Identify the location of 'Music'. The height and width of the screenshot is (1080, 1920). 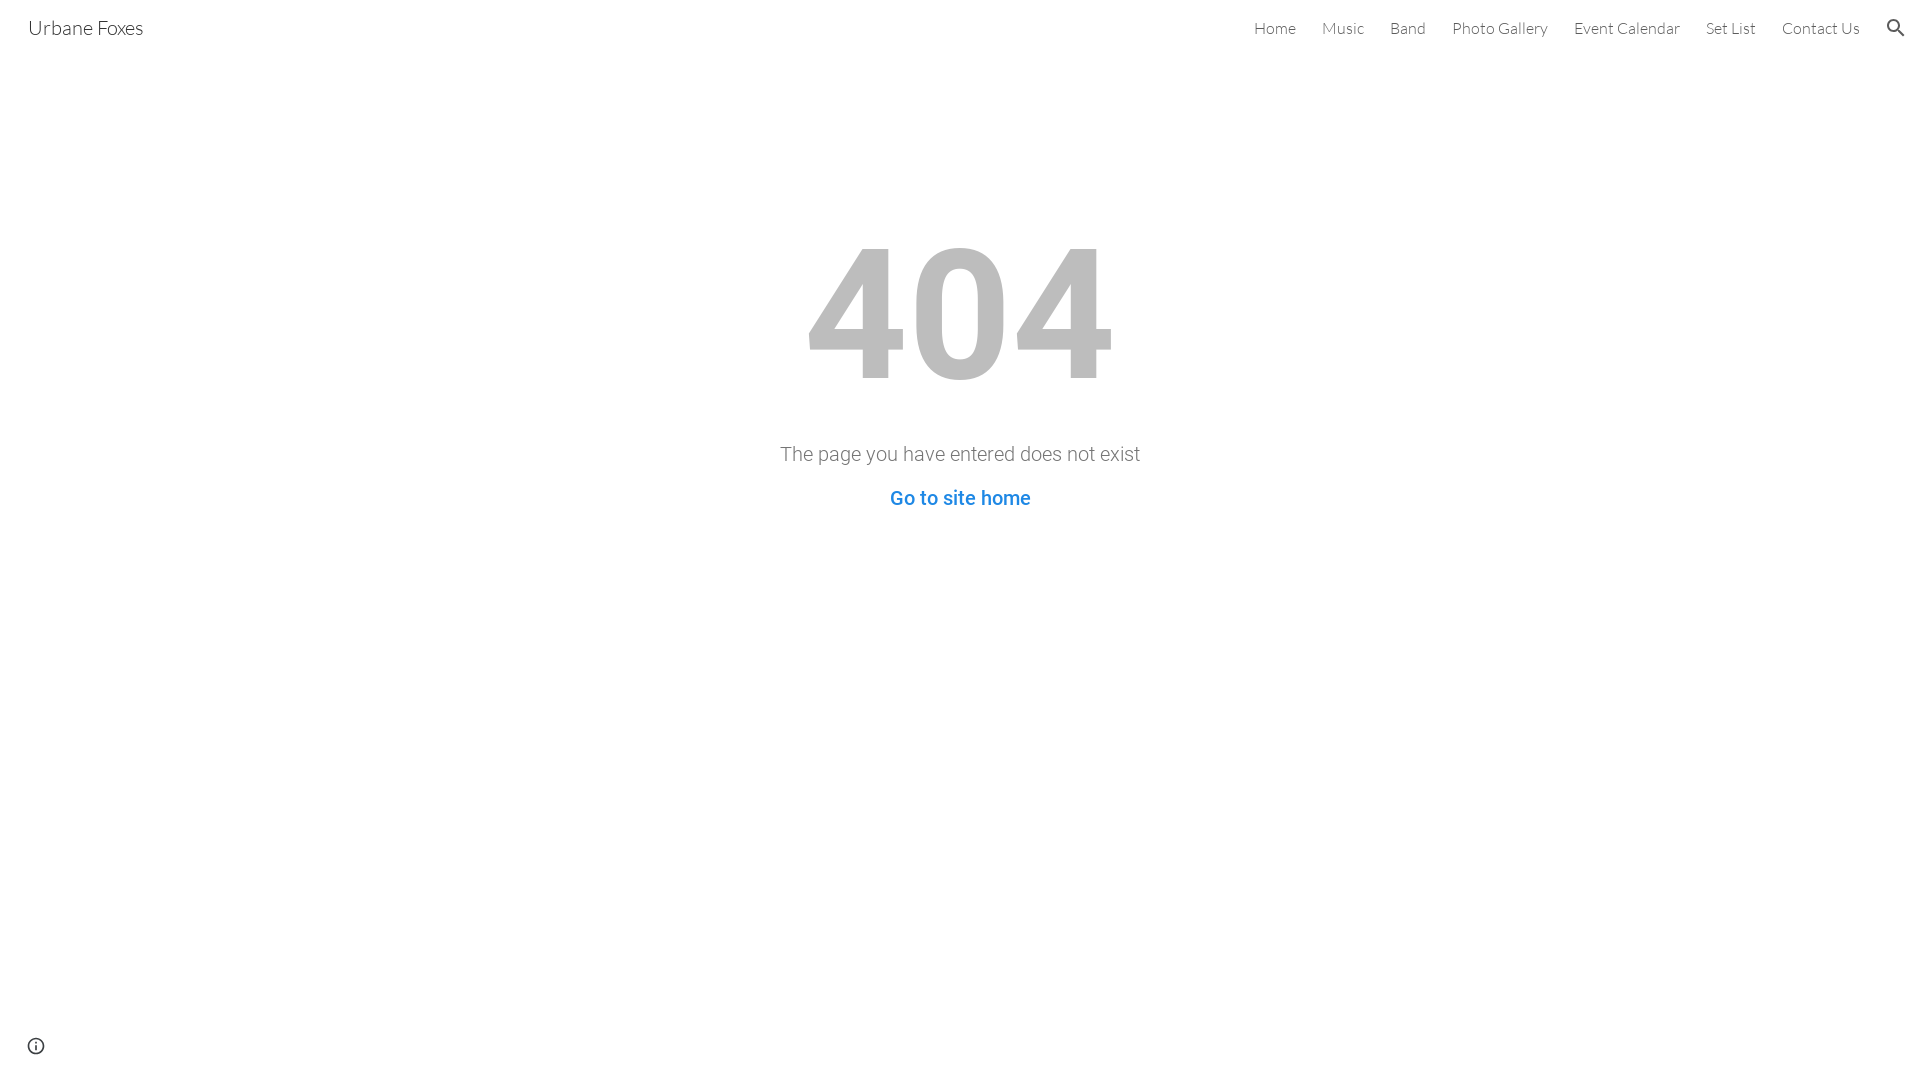
(1343, 27).